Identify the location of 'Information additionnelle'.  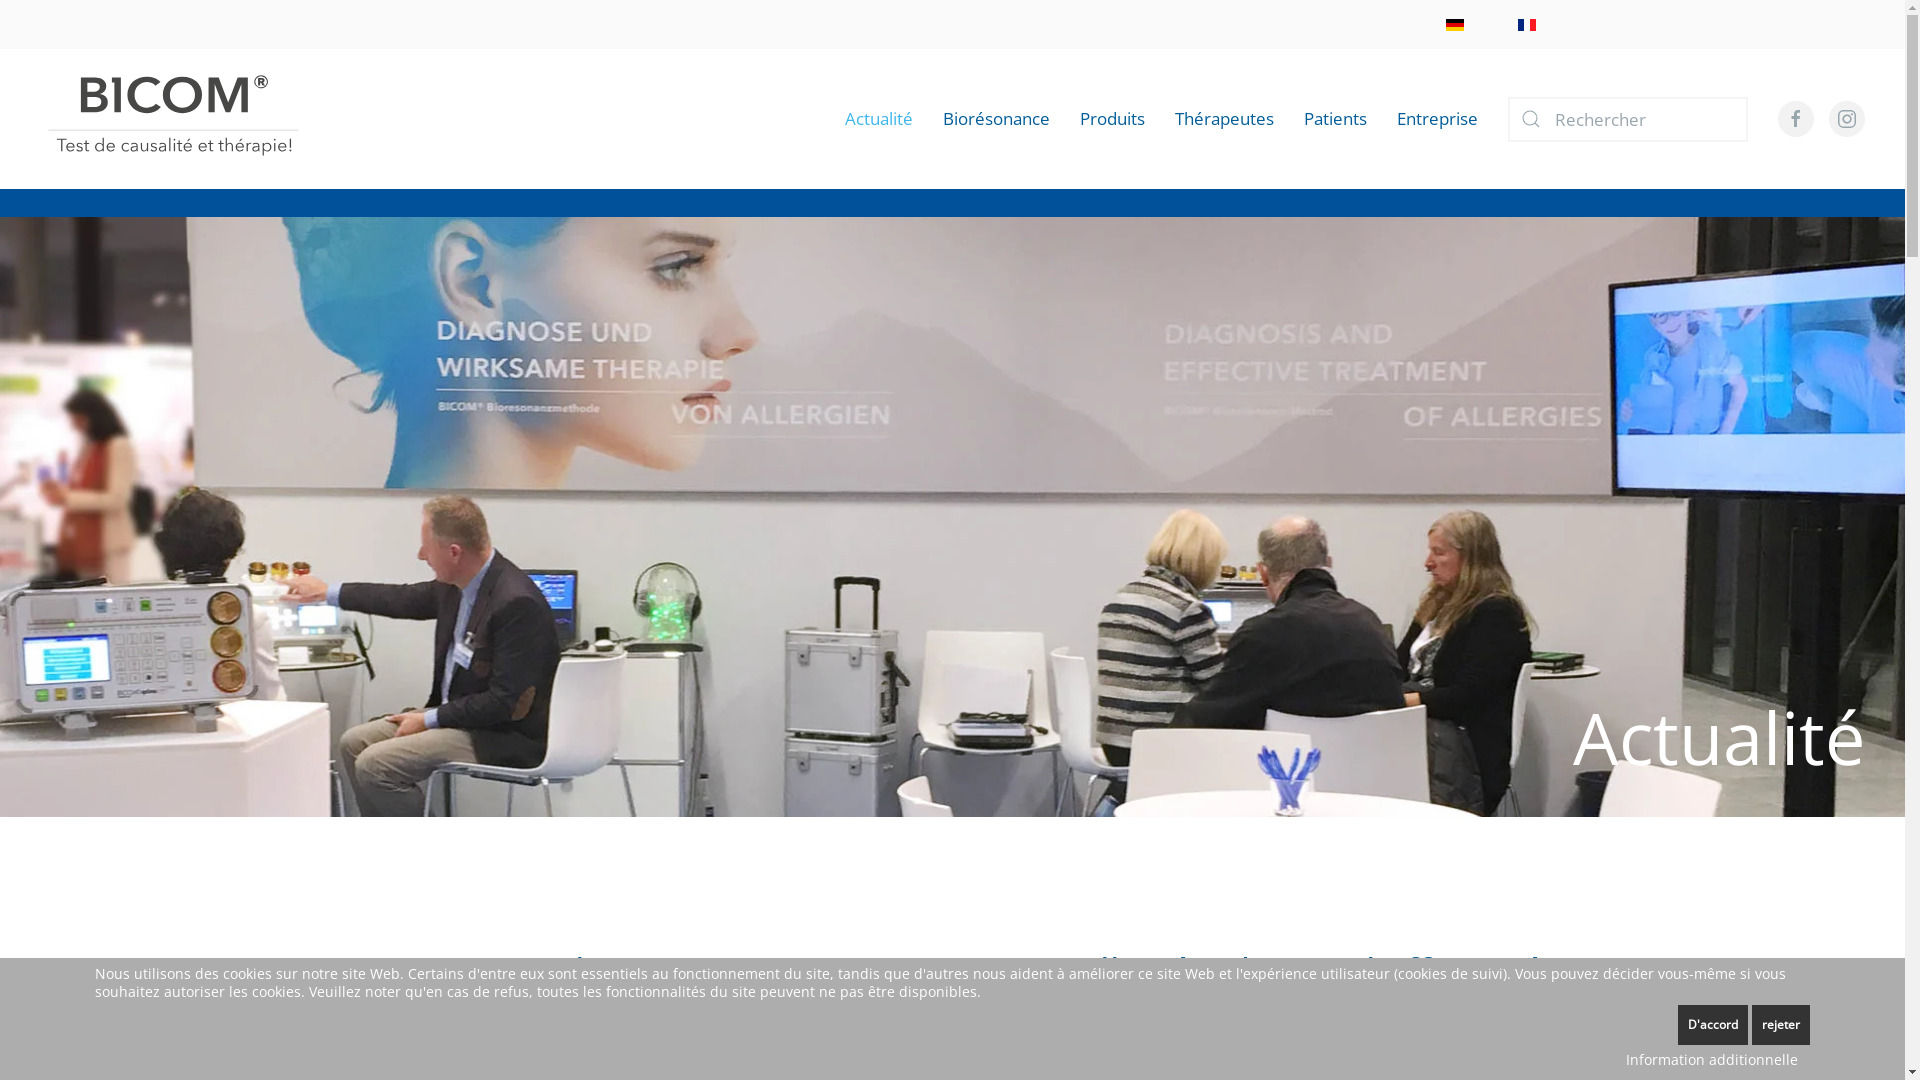
(1711, 1059).